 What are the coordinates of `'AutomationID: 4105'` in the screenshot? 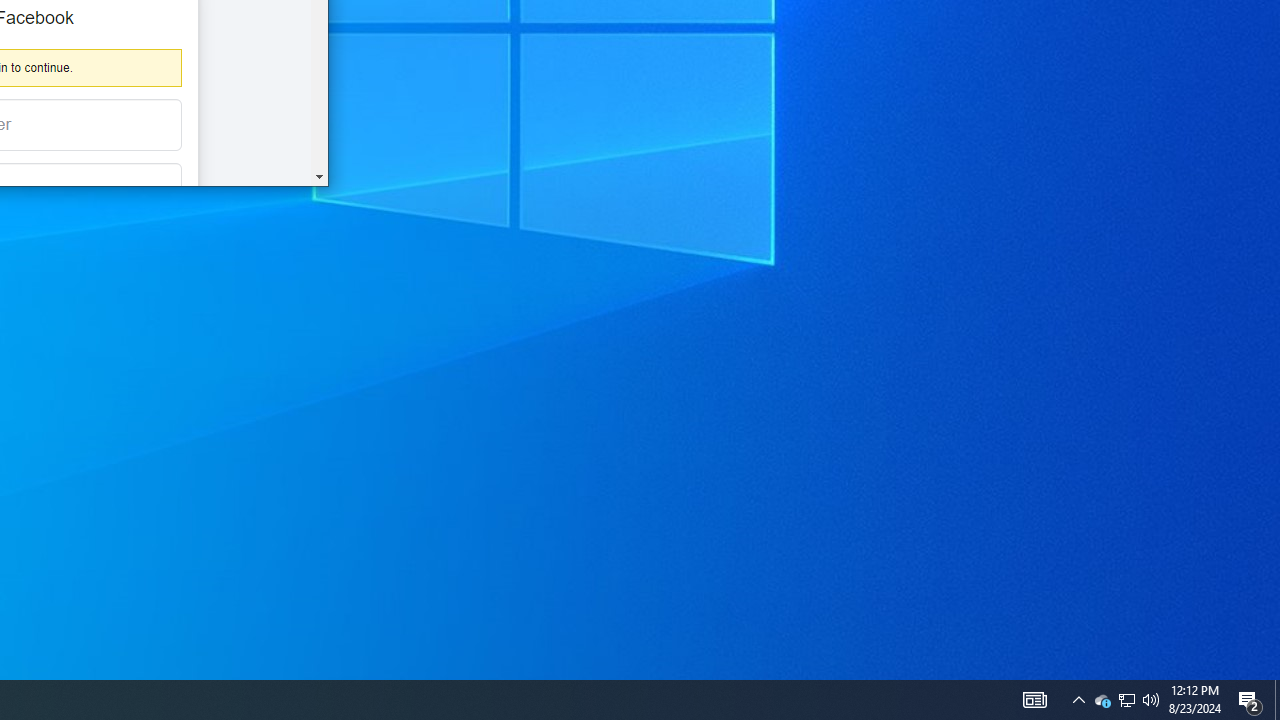 It's located at (1034, 698).